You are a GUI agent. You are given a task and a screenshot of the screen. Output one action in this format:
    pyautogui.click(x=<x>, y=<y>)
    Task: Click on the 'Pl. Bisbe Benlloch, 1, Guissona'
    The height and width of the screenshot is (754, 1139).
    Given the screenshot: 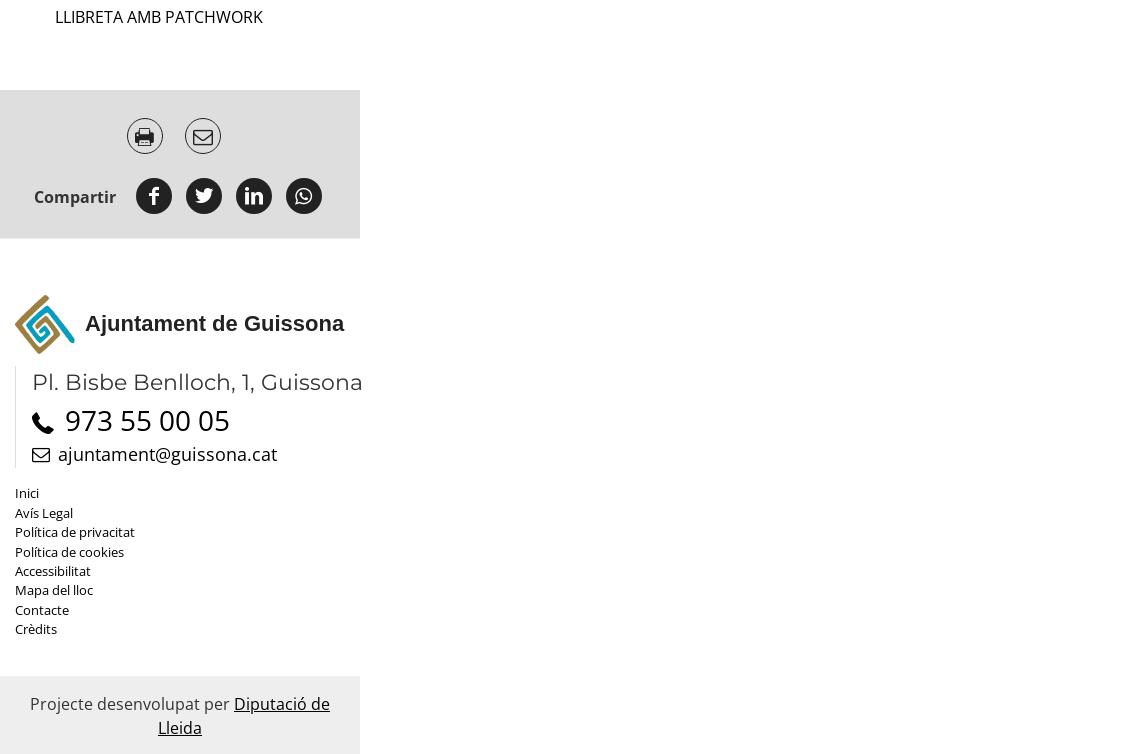 What is the action you would take?
    pyautogui.click(x=32, y=382)
    